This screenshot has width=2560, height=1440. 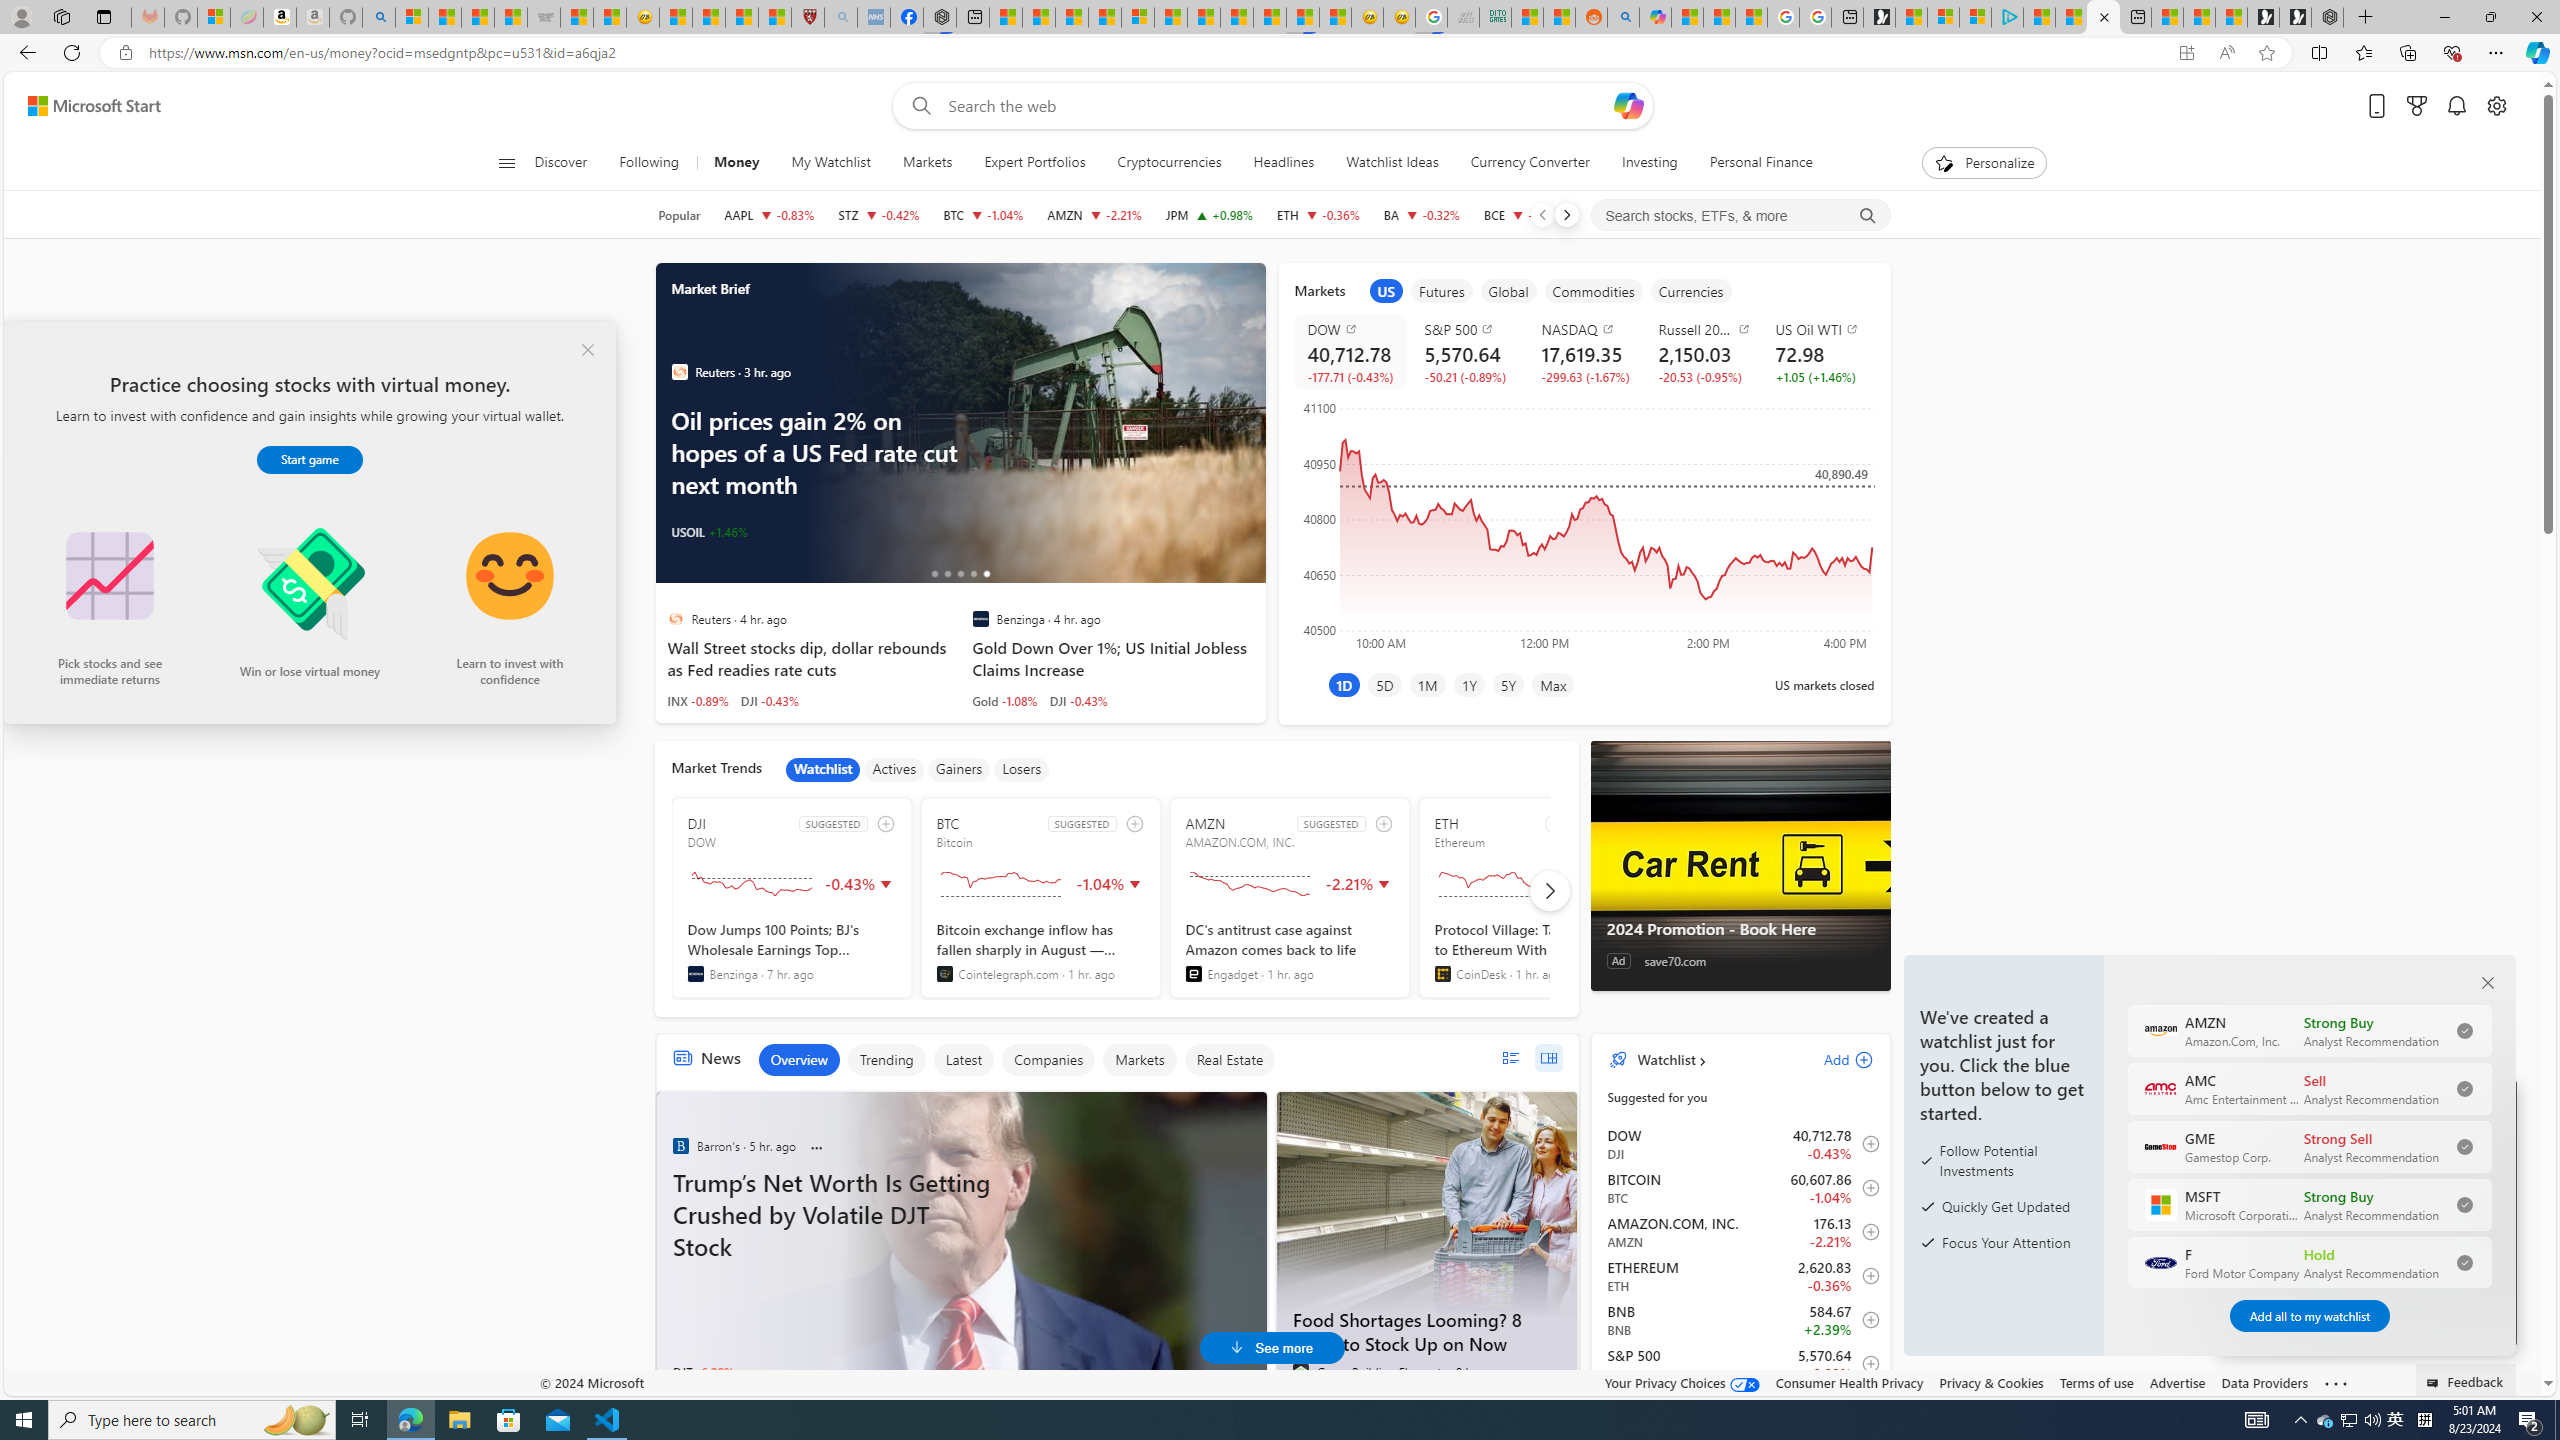 What do you see at coordinates (2095, 1382) in the screenshot?
I see `'Terms of use'` at bounding box center [2095, 1382].